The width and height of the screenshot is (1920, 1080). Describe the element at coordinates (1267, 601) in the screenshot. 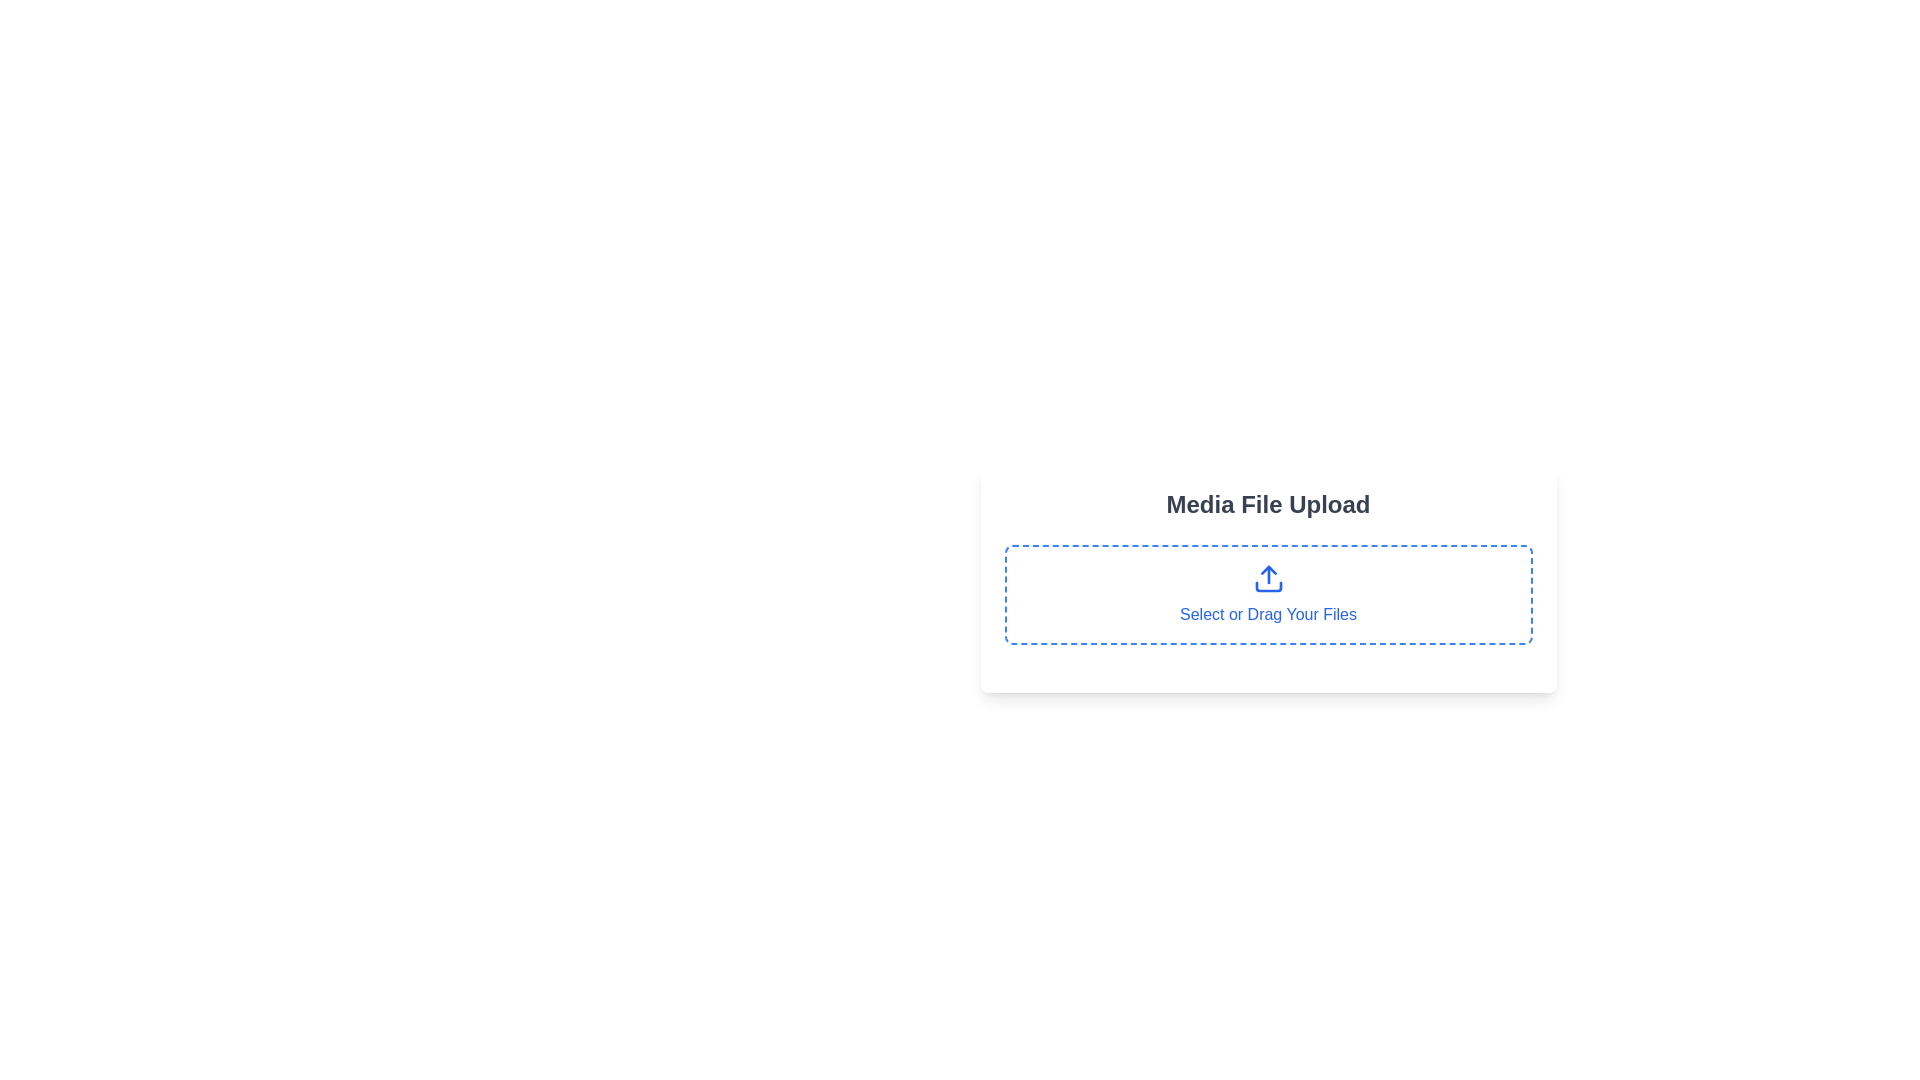

I see `the file upload field with the text 'Media File Upload' and the dashed-bordered area for highlighting` at that location.